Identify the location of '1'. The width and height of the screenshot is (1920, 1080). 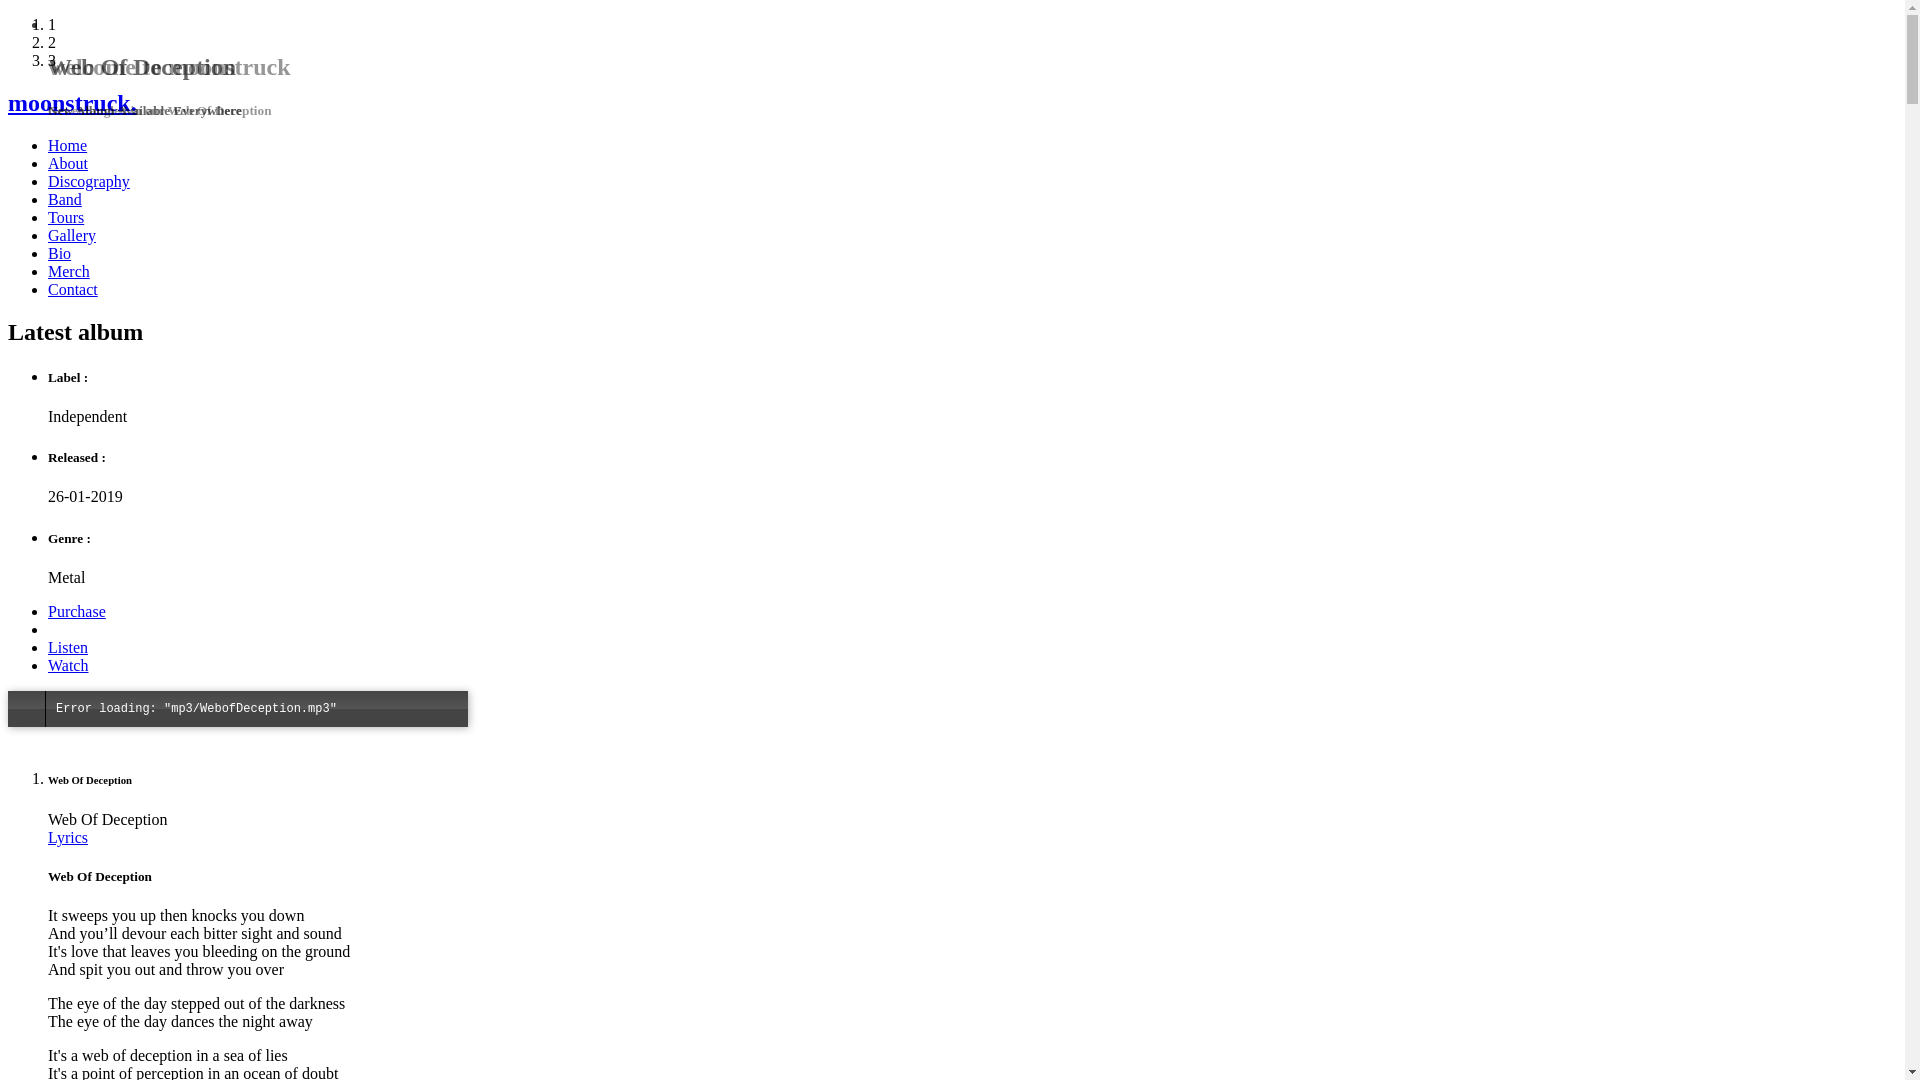
(52, 24).